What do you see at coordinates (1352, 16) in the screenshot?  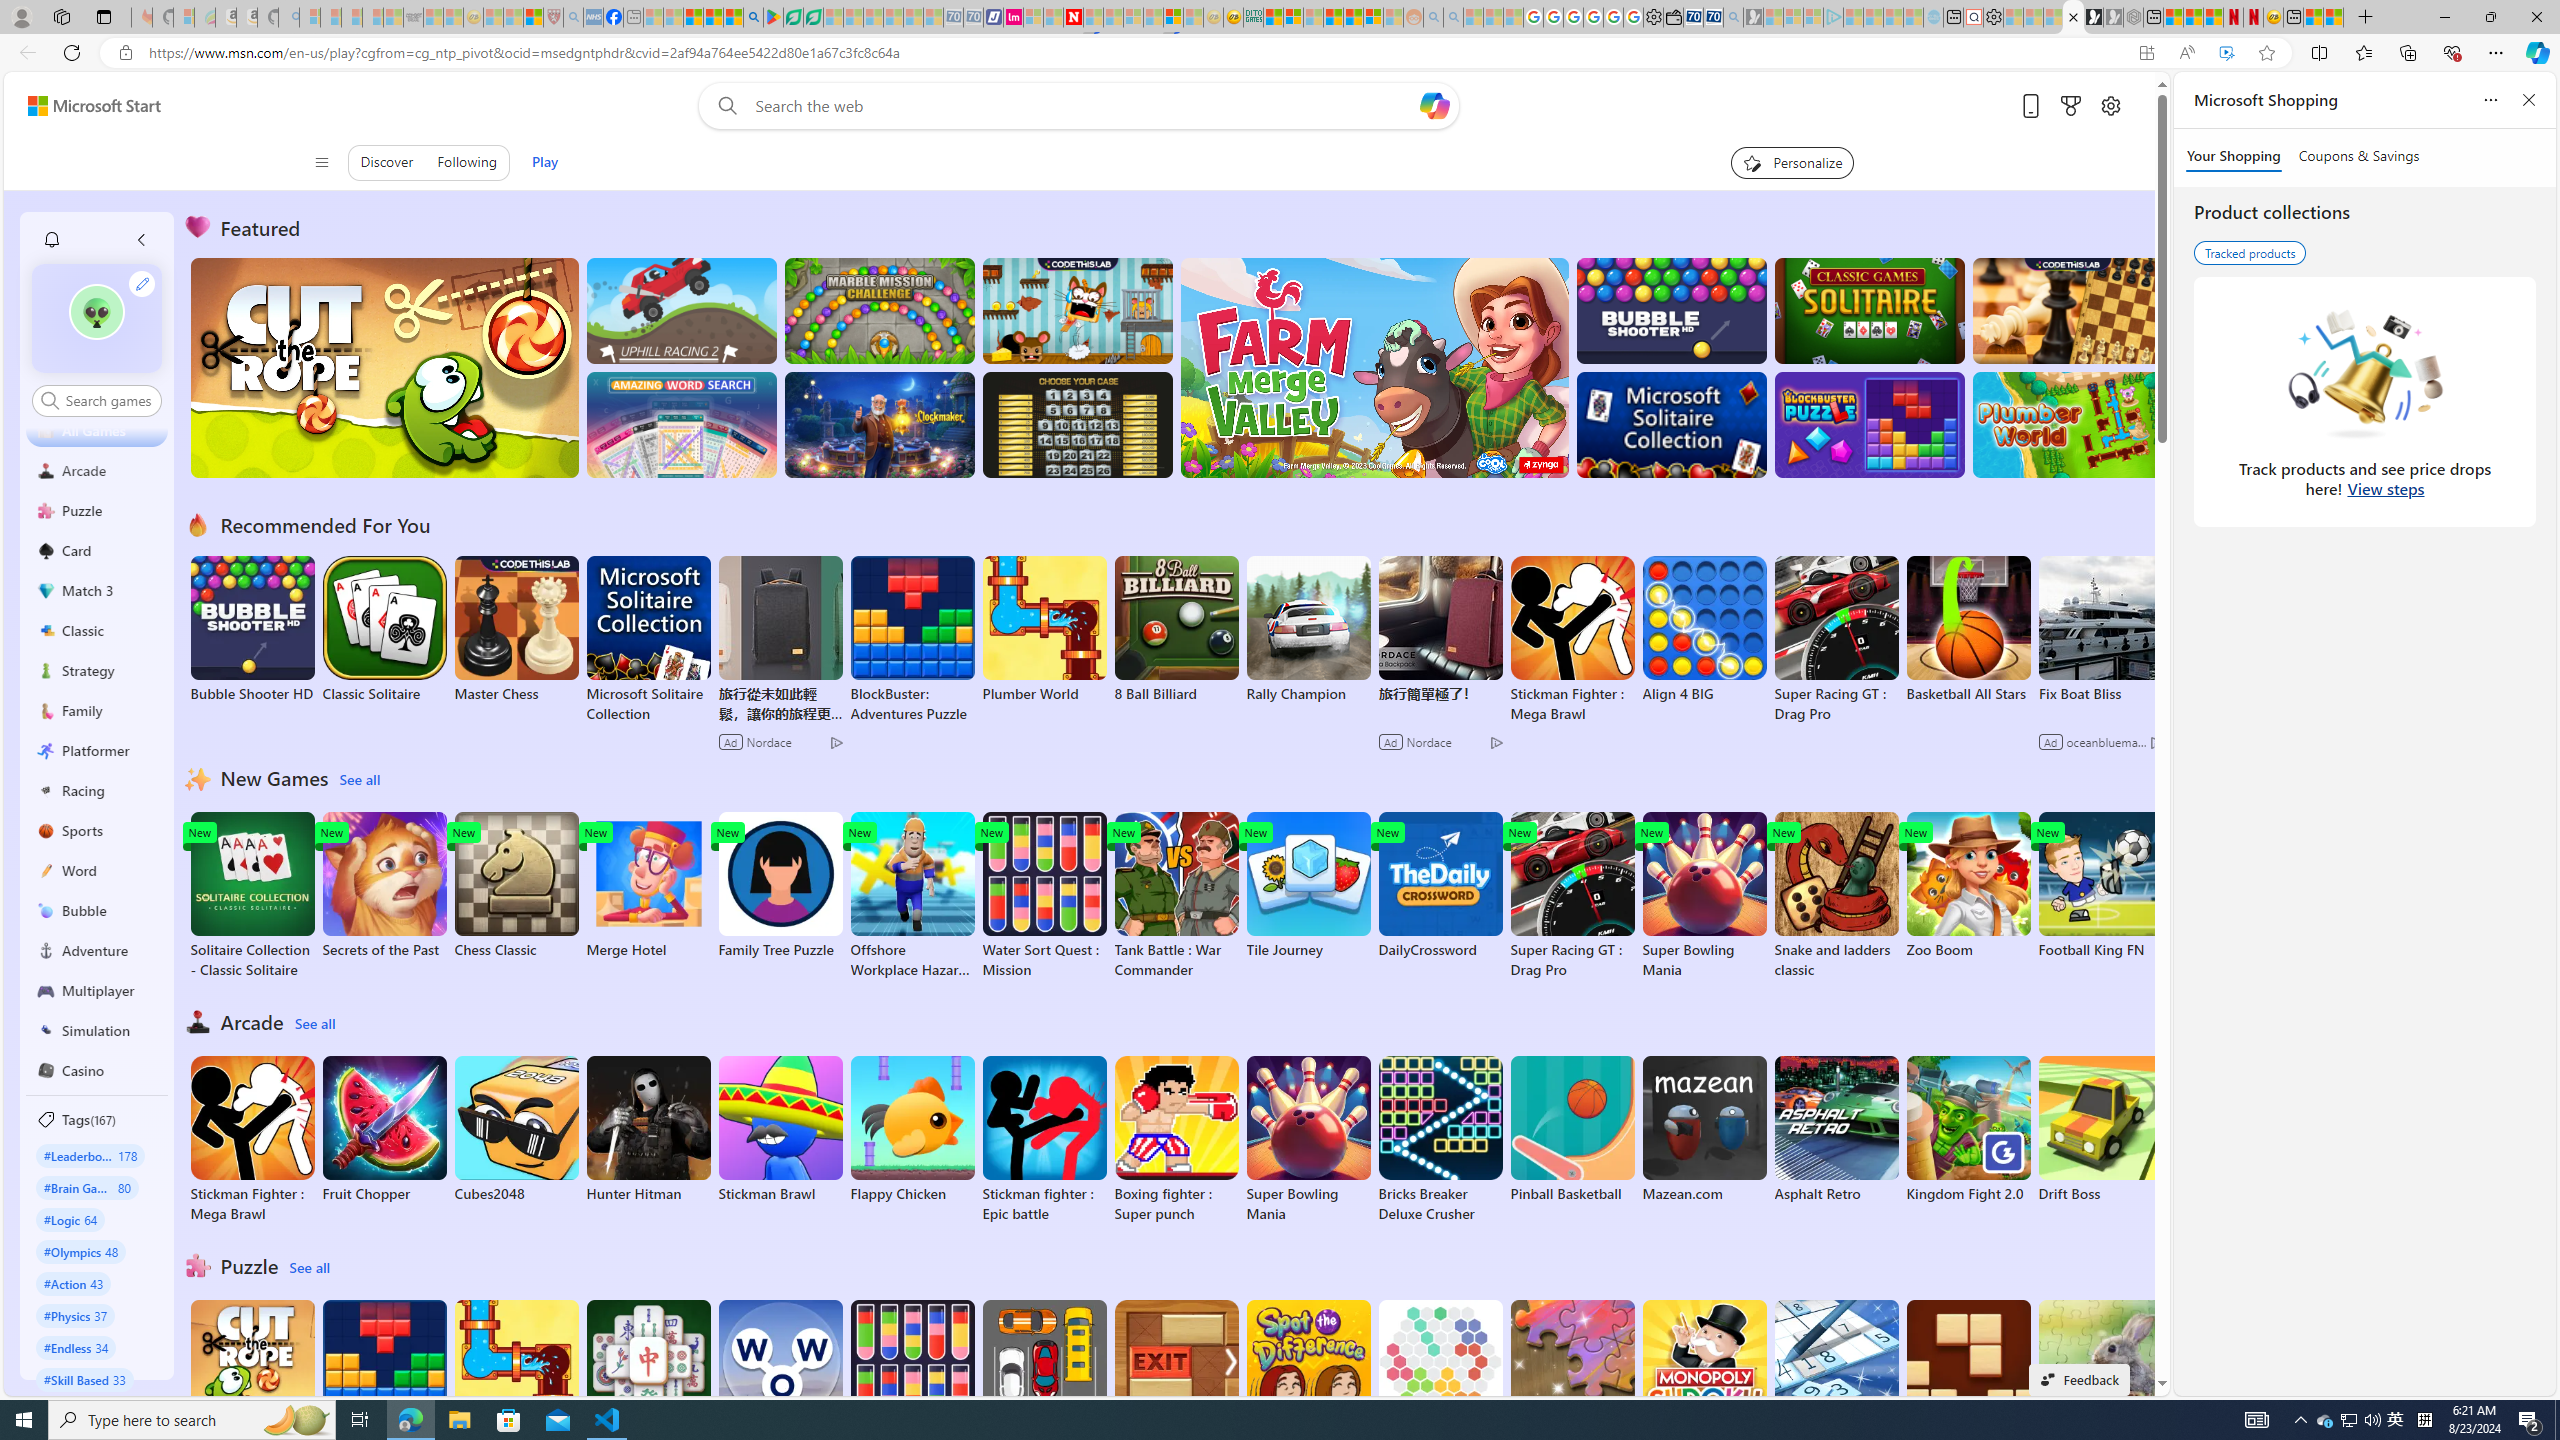 I see `'Kinda Frugal - MSN'` at bounding box center [1352, 16].